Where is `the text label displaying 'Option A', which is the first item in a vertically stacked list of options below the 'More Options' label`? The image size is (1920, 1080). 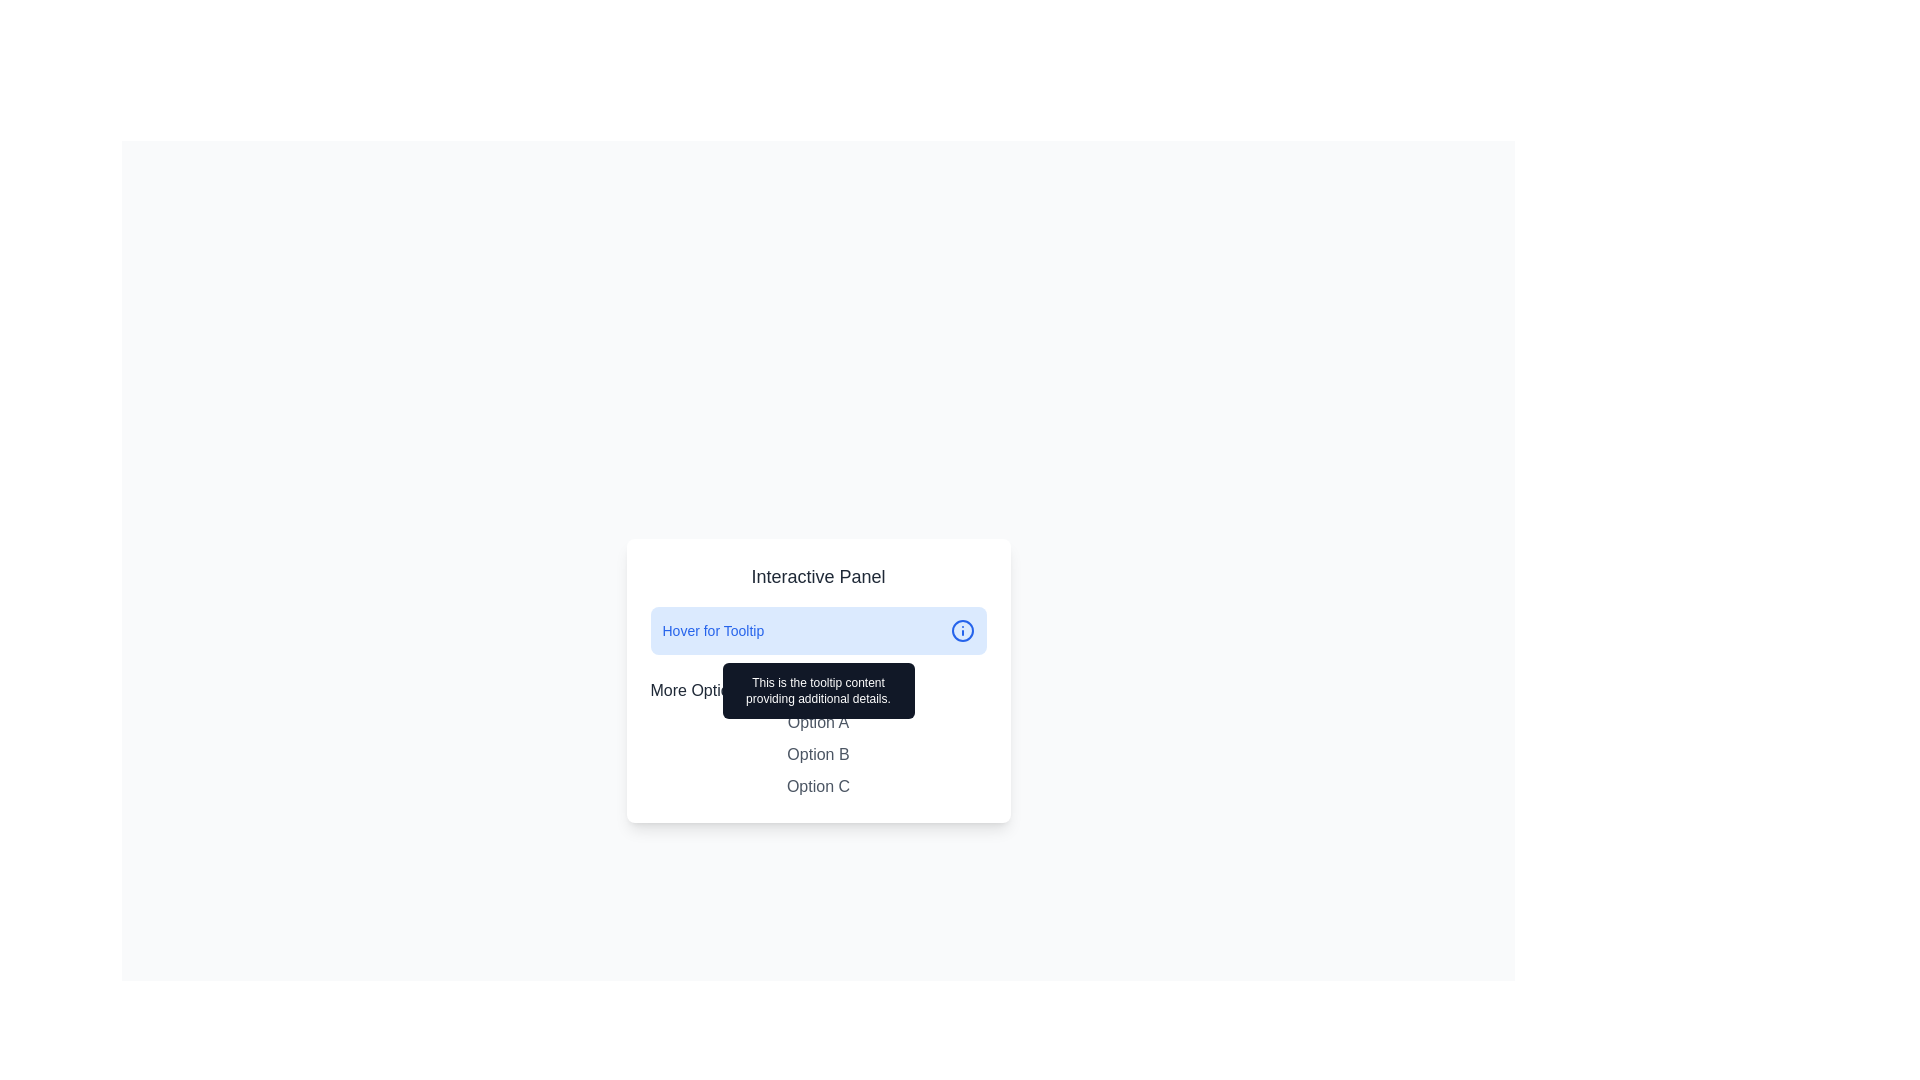 the text label displaying 'Option A', which is the first item in a vertically stacked list of options below the 'More Options' label is located at coordinates (818, 722).